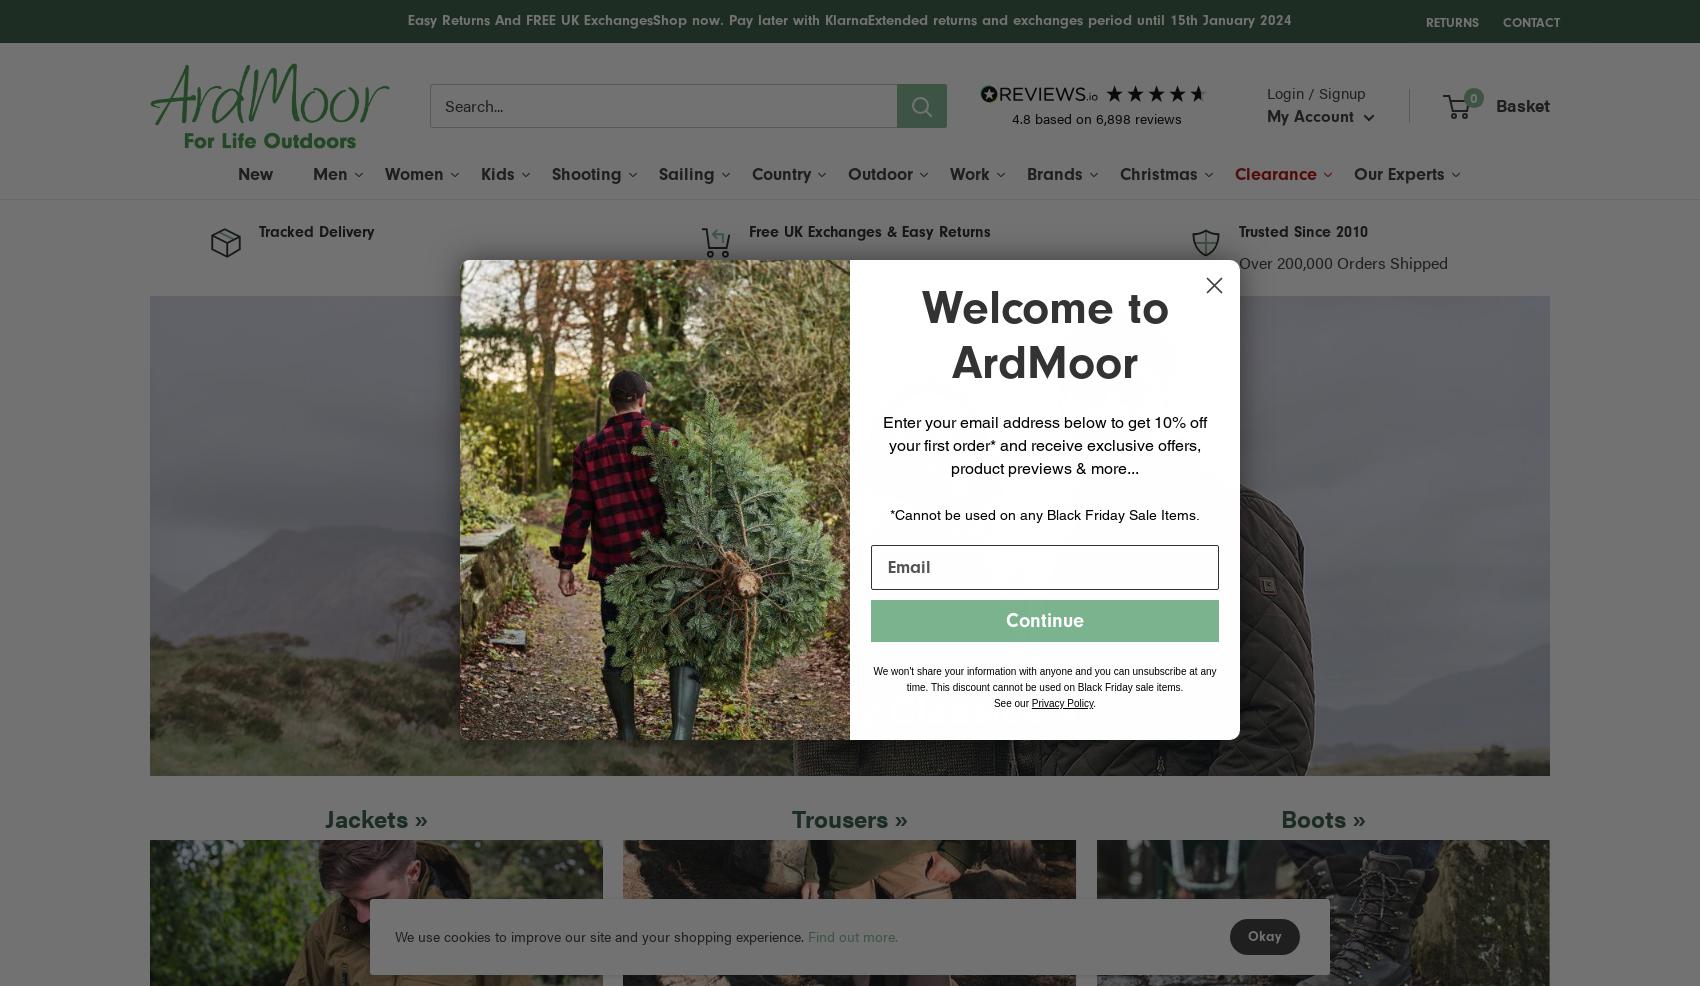  Describe the element at coordinates (1397, 466) in the screenshot. I see `'Recover password'` at that location.